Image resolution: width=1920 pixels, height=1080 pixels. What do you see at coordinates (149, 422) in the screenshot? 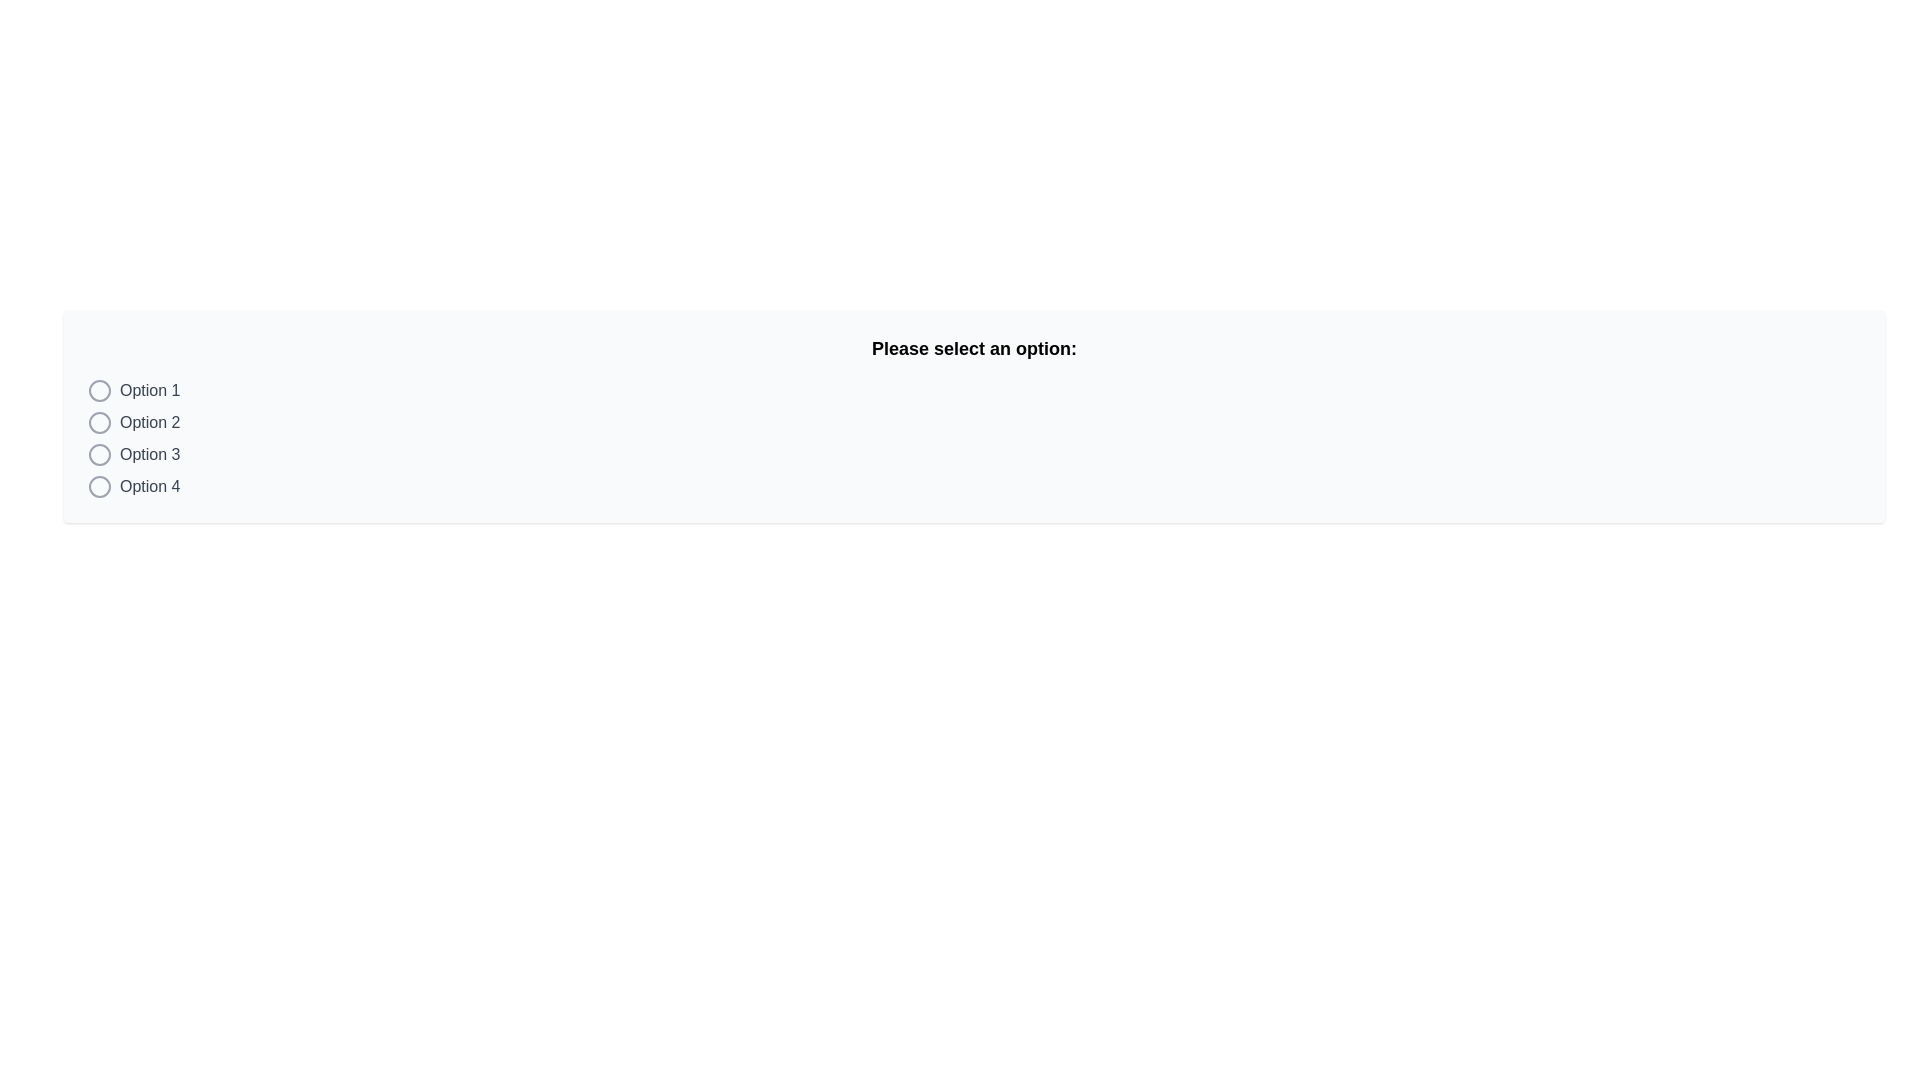
I see `the text label 'Option 2', which is styled in gray and located to the right of the circular radio button for the second option in the vertical list of radio buttons` at bounding box center [149, 422].